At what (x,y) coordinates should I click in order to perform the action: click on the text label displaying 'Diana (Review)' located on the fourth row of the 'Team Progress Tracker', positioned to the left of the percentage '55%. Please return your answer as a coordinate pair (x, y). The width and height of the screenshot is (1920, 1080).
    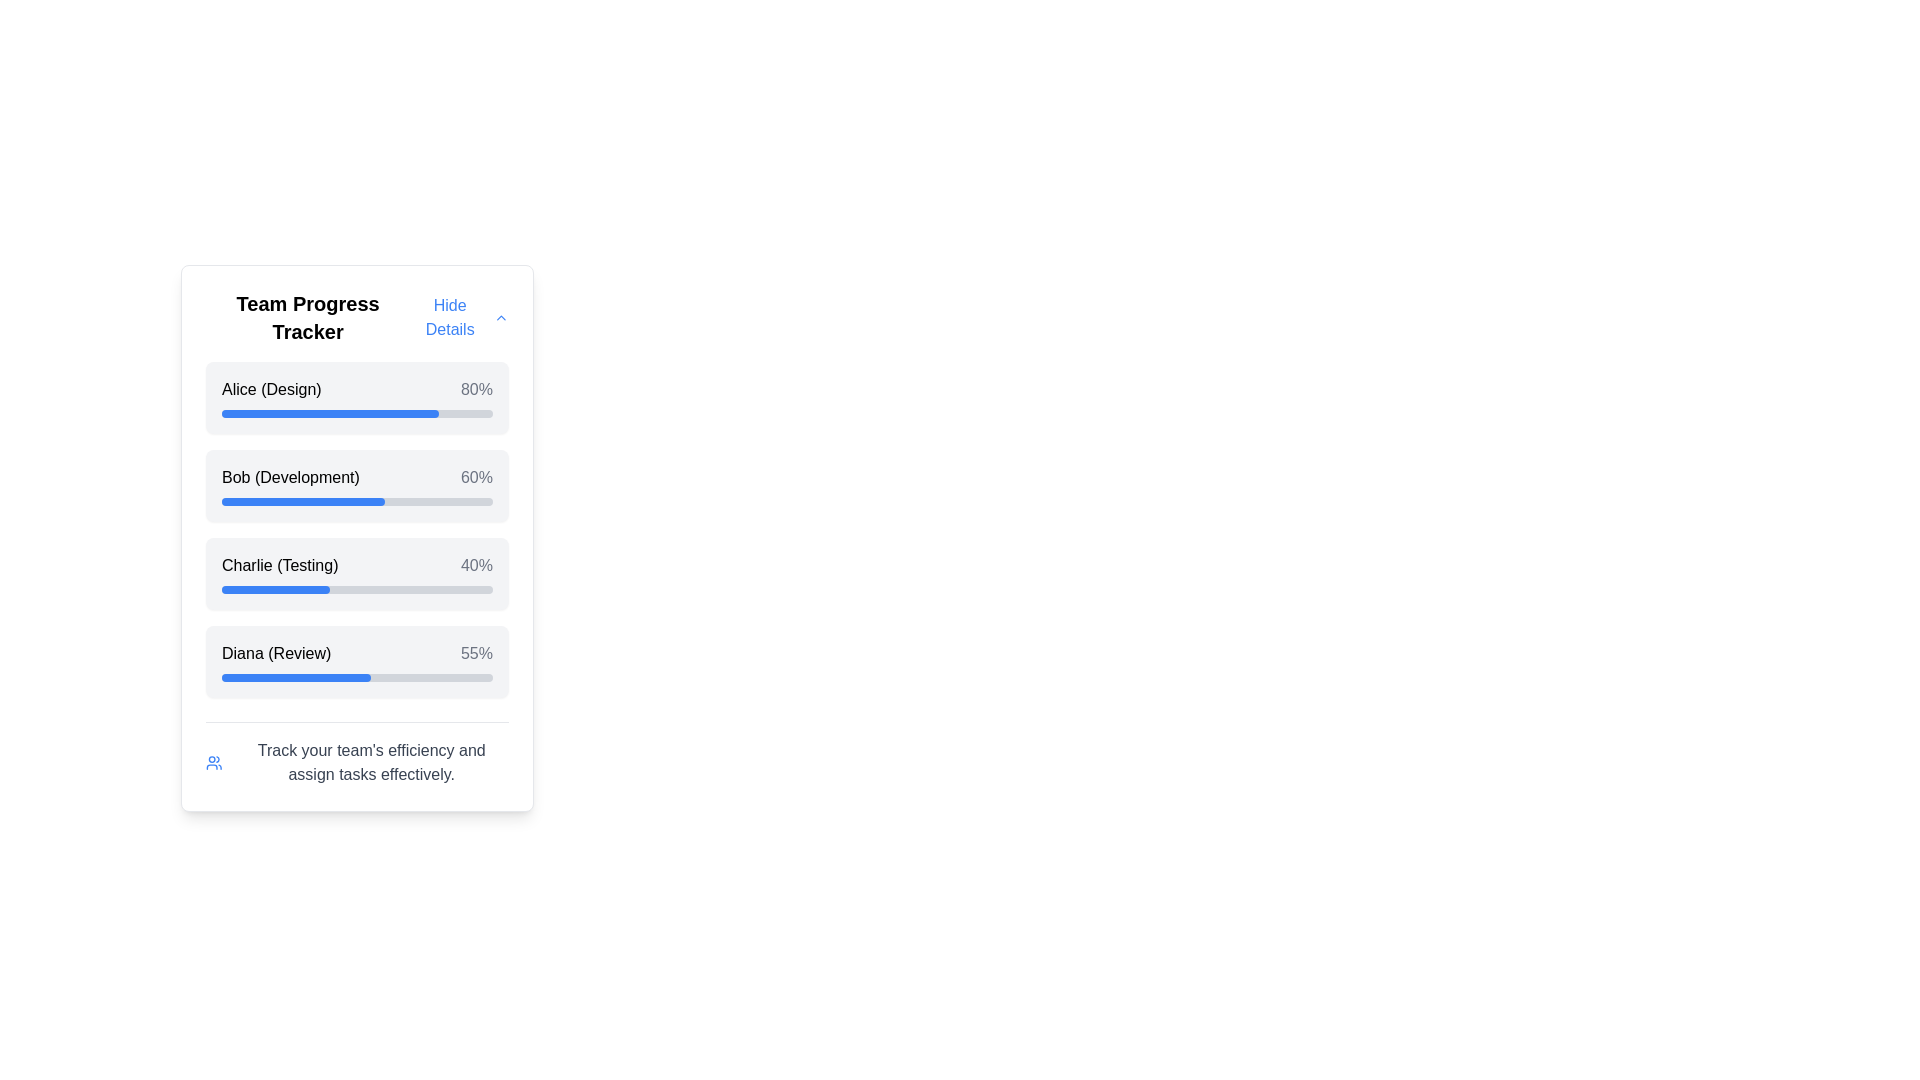
    Looking at the image, I should click on (275, 654).